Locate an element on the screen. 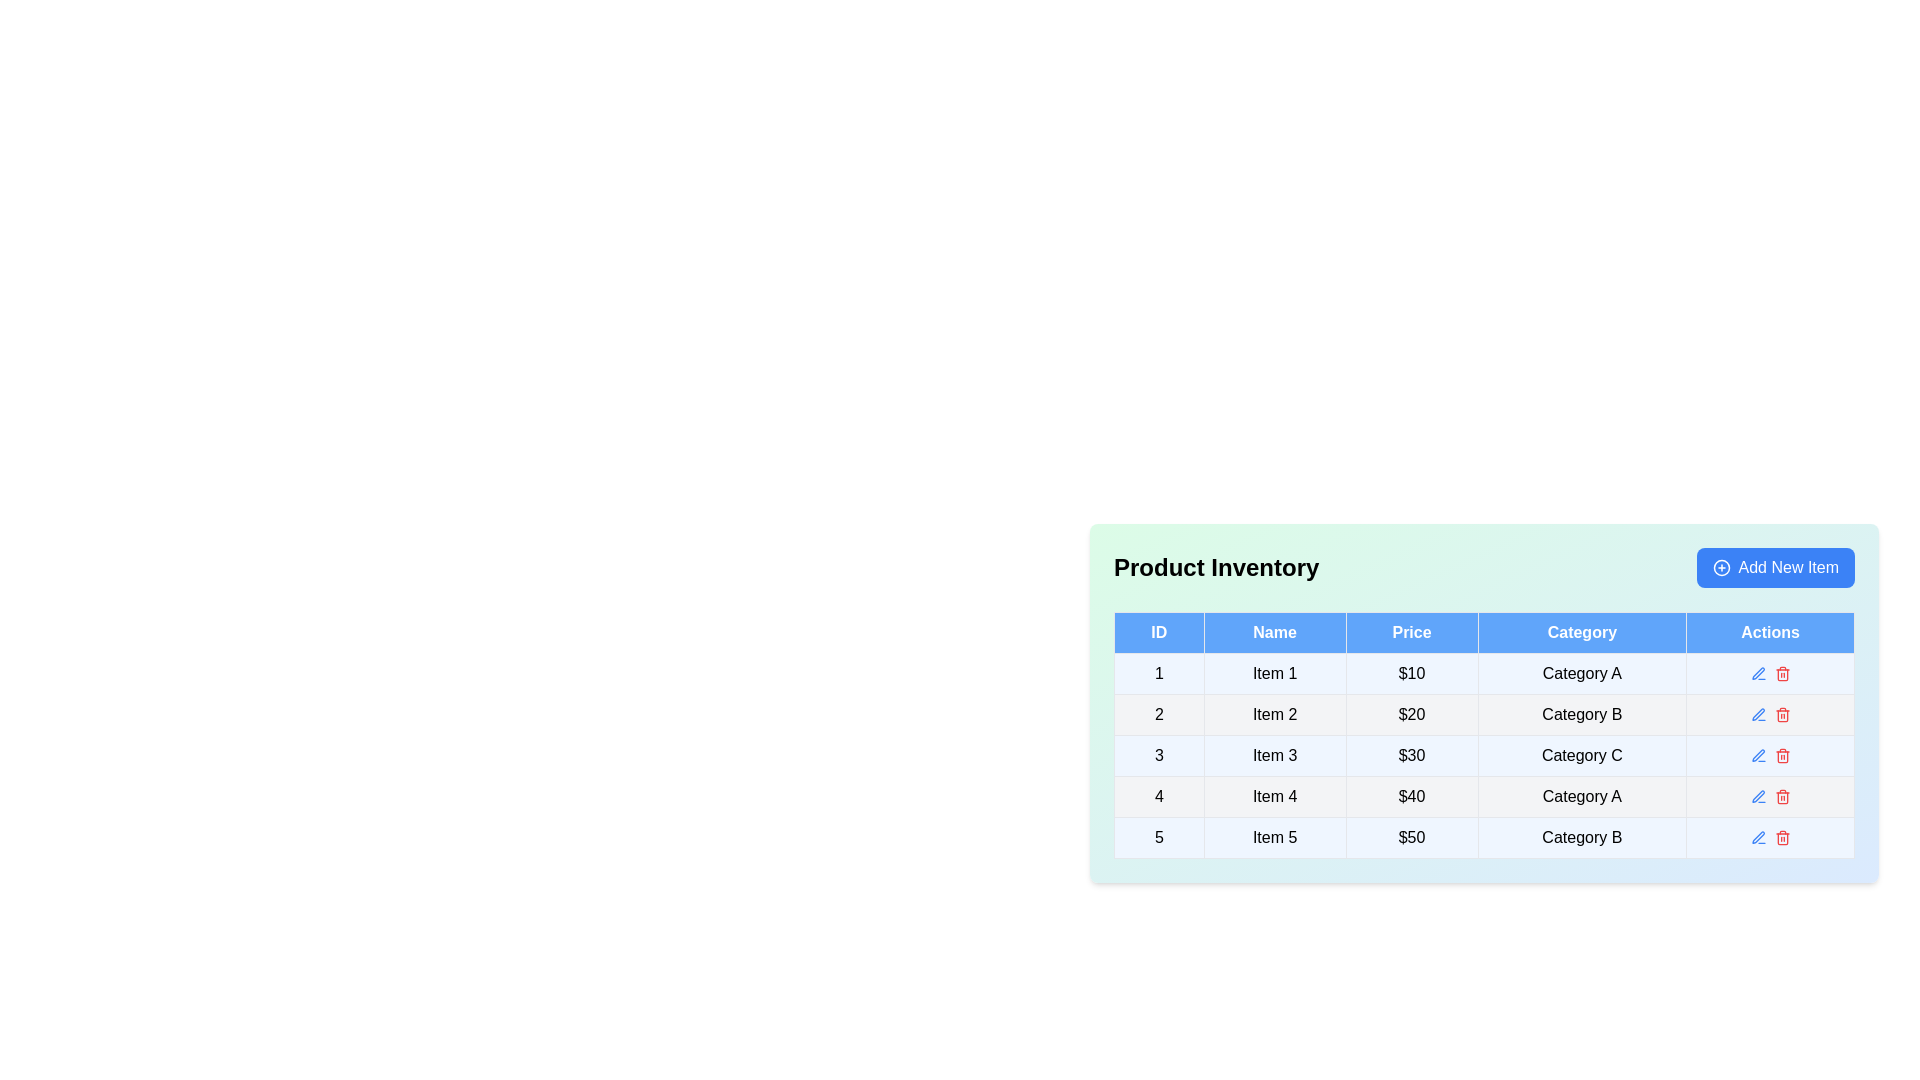 The height and width of the screenshot is (1080, 1920). the interactive buttons (edit and delete icons) in the 'Actions' column of the table for 'Item 3' is located at coordinates (1770, 756).